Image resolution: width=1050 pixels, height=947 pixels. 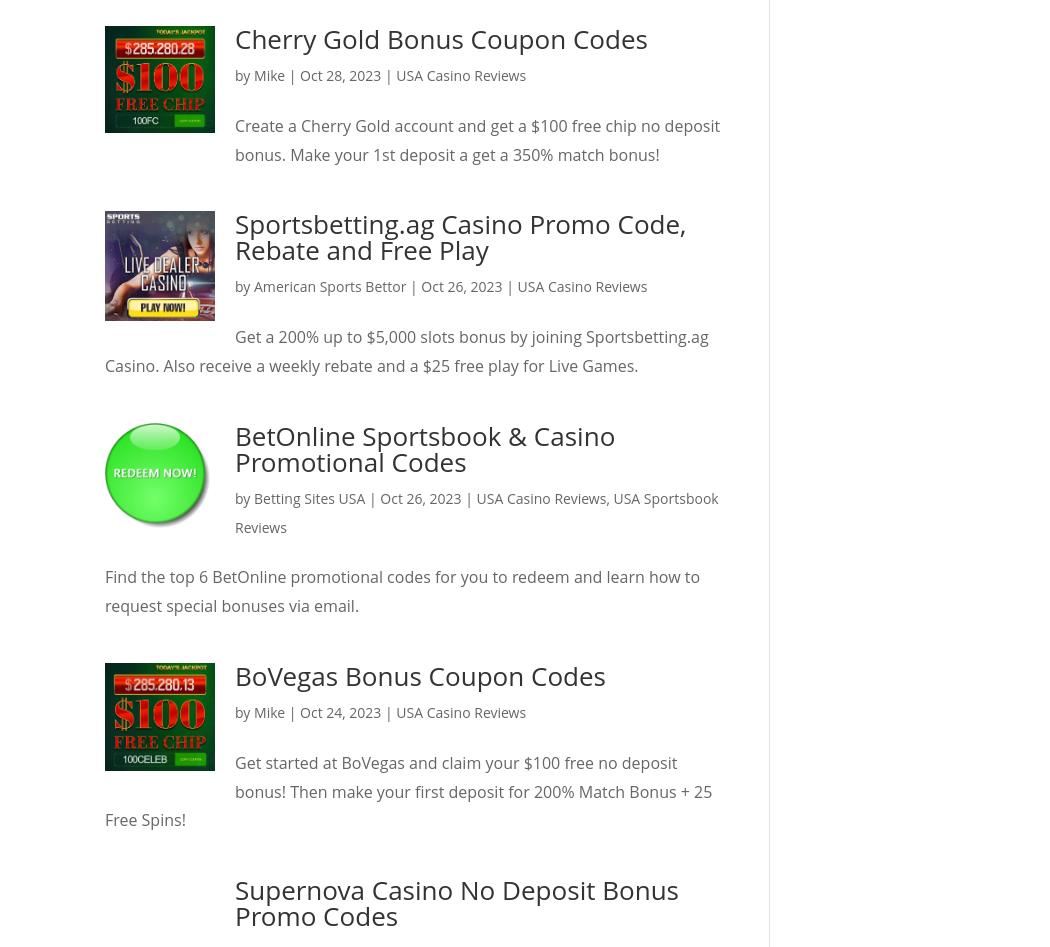 What do you see at coordinates (339, 75) in the screenshot?
I see `'Oct 28, 2023'` at bounding box center [339, 75].